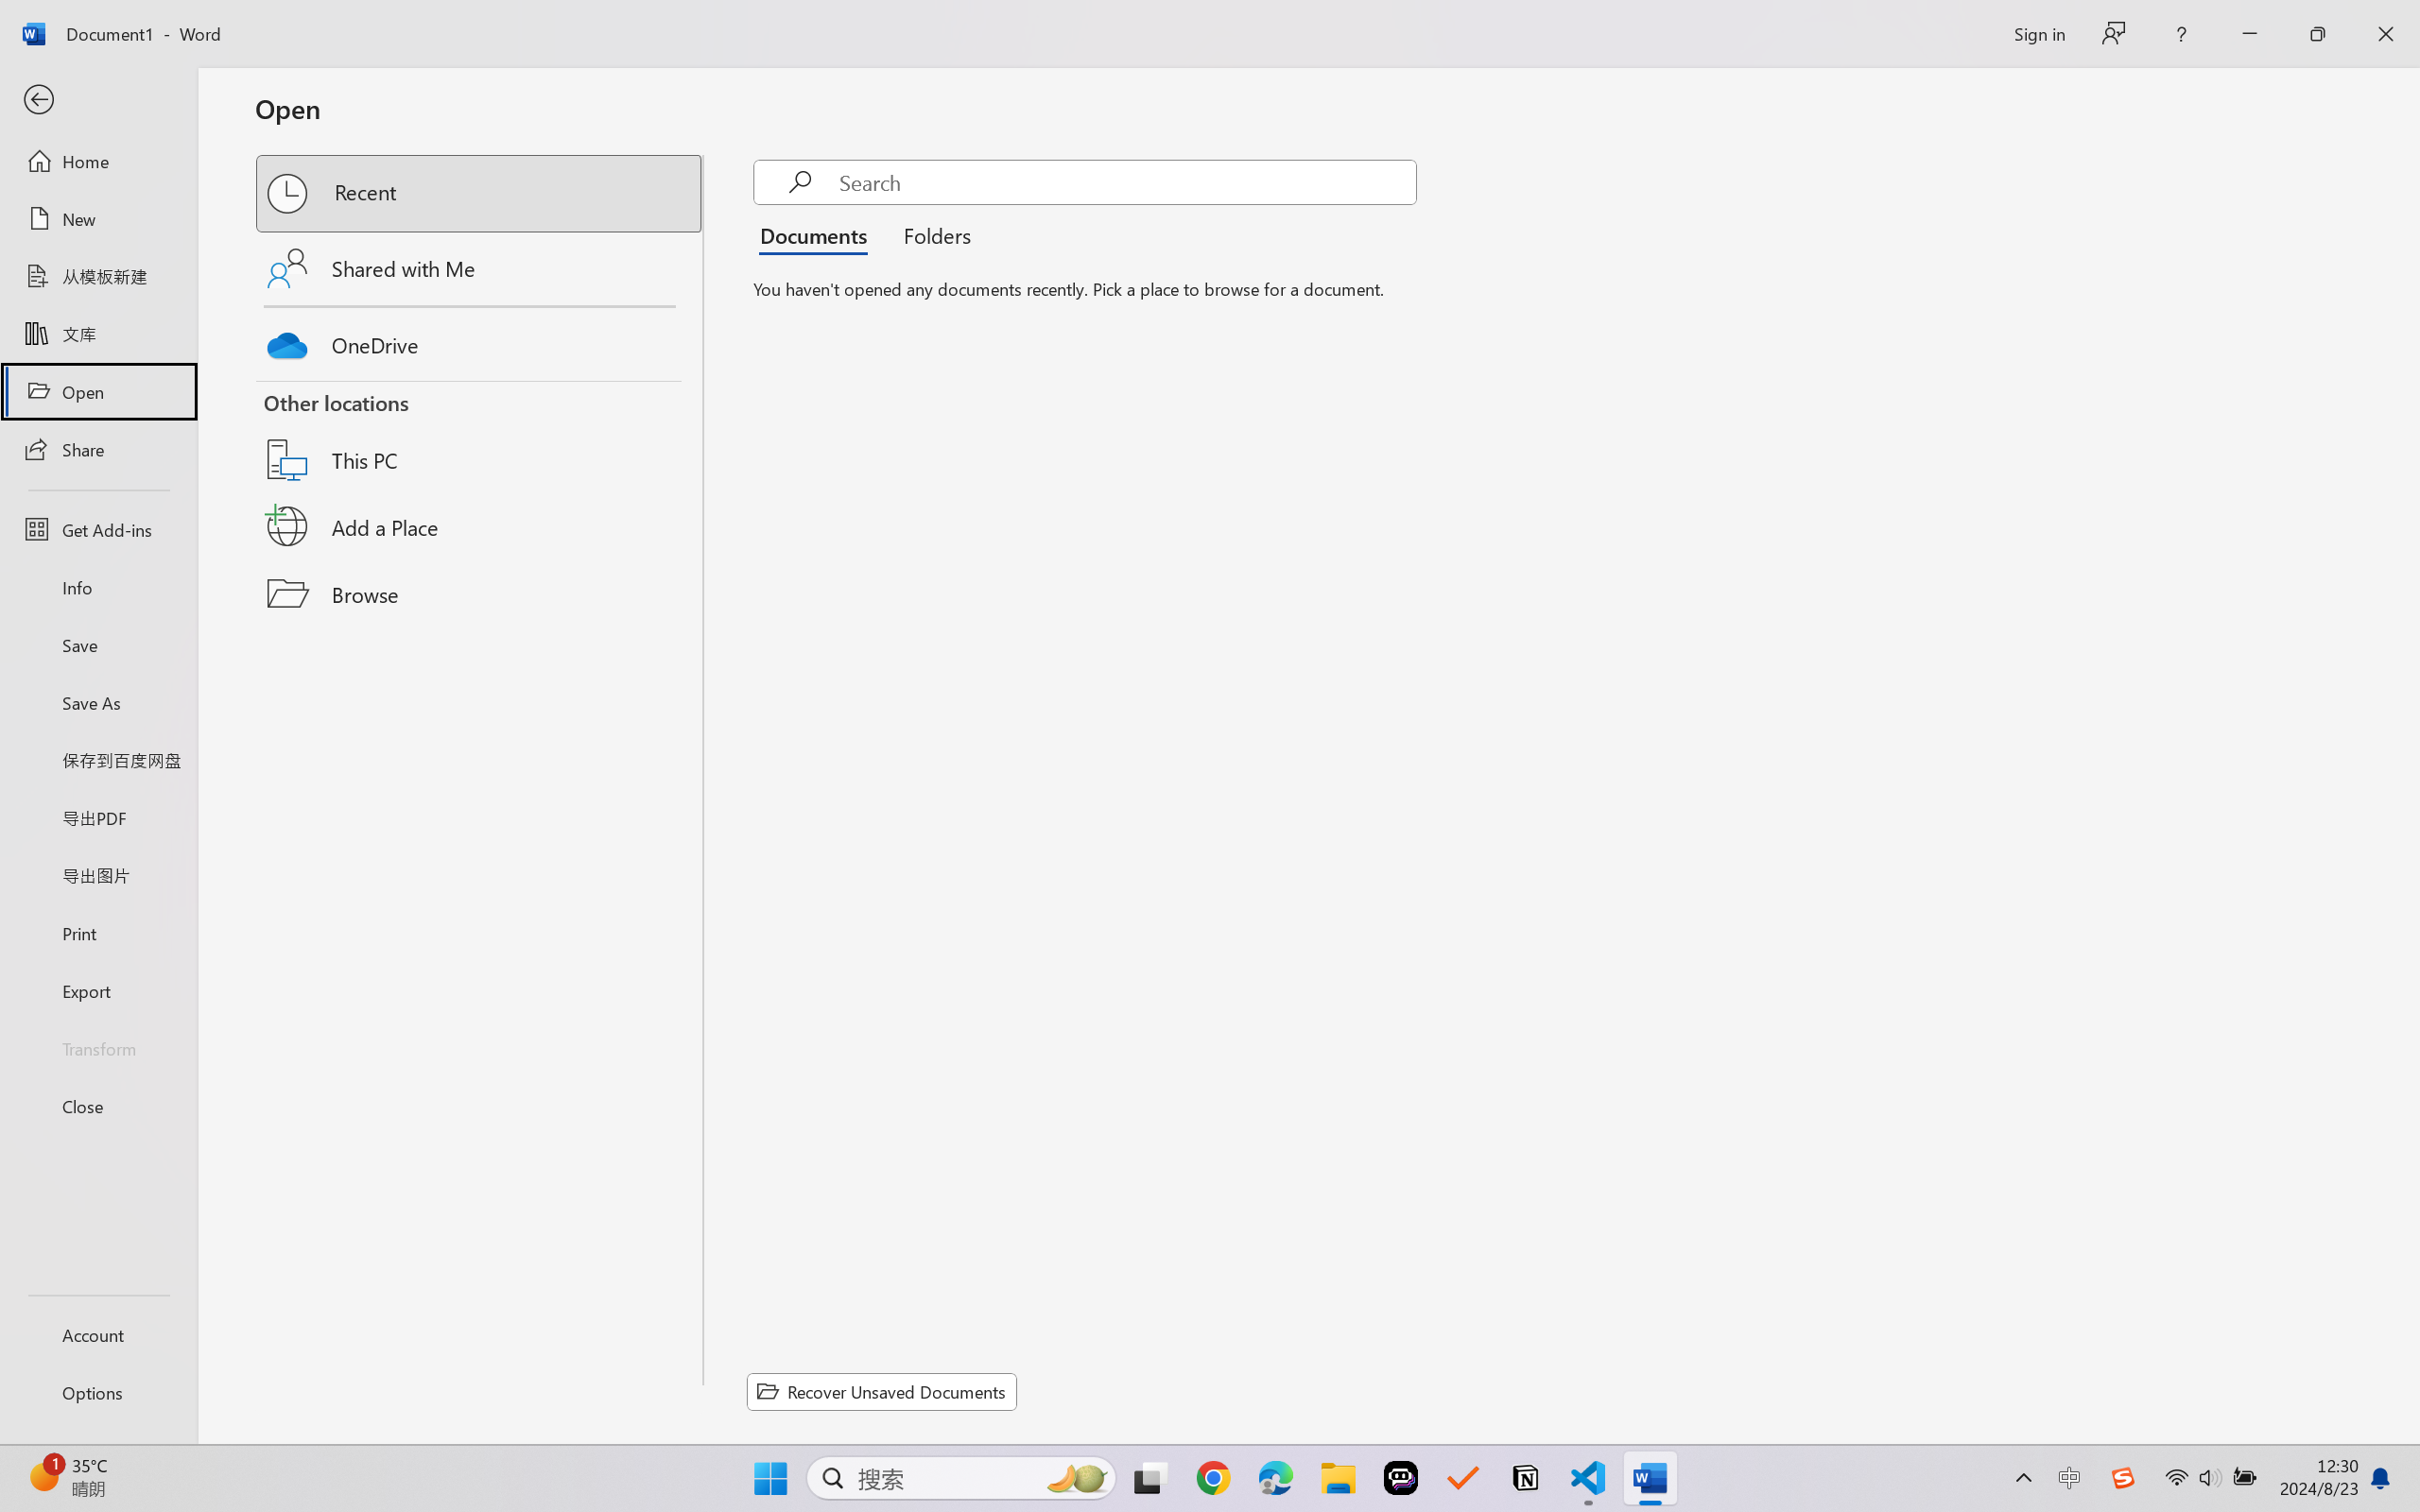  I want to click on 'Export', so click(97, 989).